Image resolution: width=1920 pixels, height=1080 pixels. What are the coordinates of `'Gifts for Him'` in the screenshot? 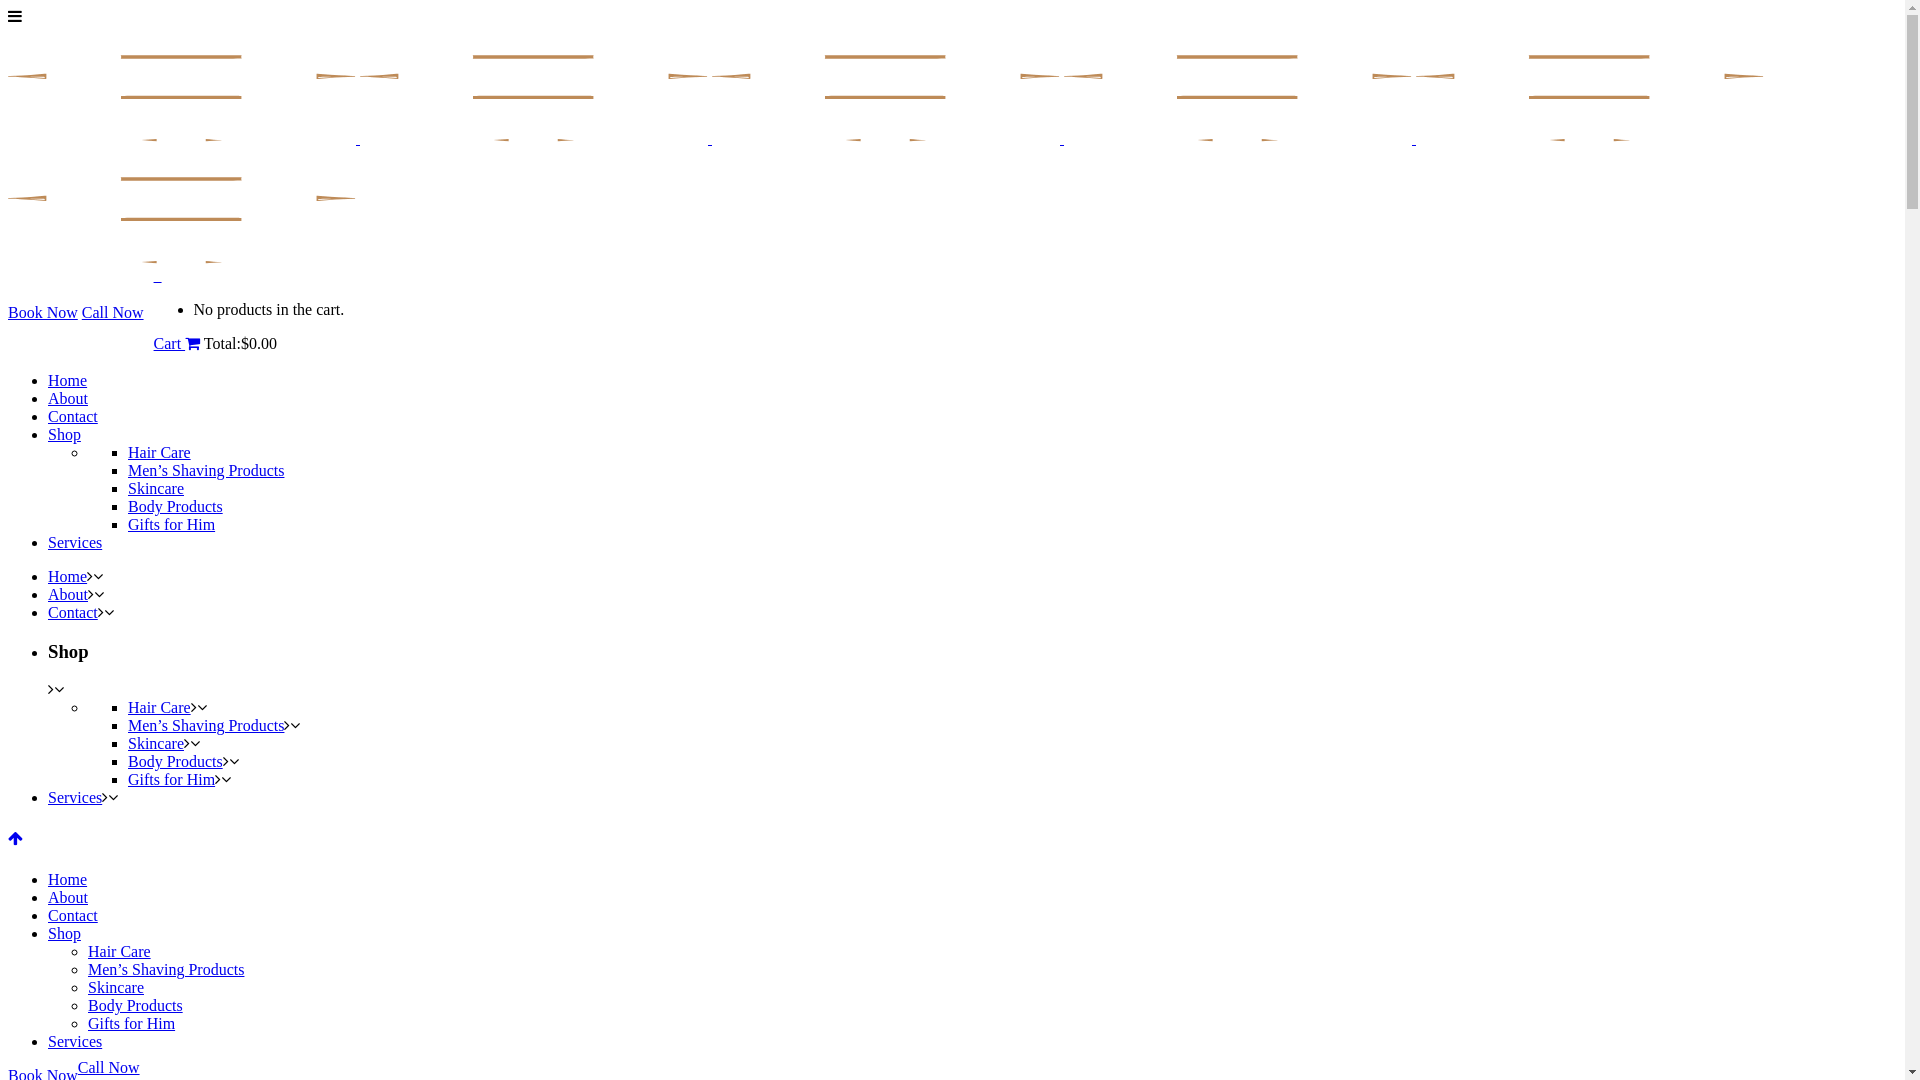 It's located at (171, 778).